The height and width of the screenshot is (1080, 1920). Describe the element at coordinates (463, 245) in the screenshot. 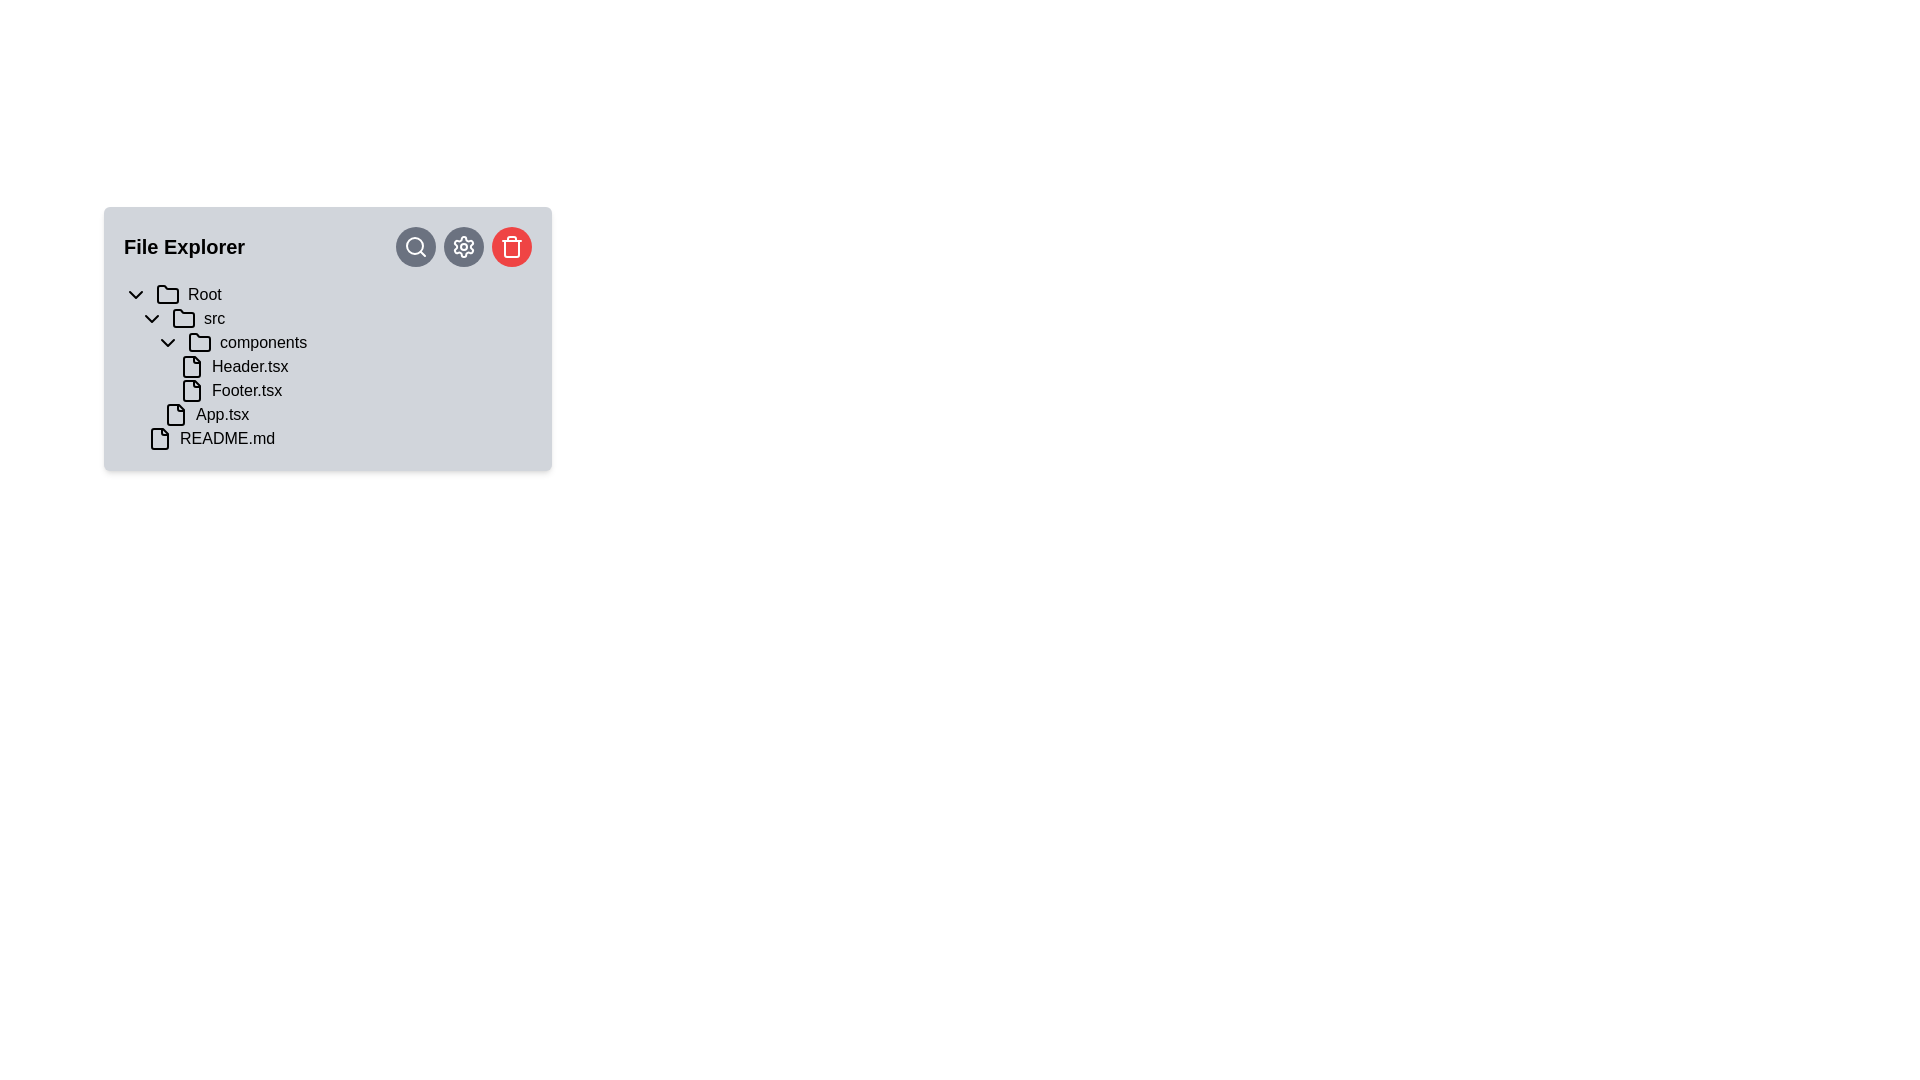

I see `the settings gear icon located at the top-right corner of the 'File Explorer' panel` at that location.